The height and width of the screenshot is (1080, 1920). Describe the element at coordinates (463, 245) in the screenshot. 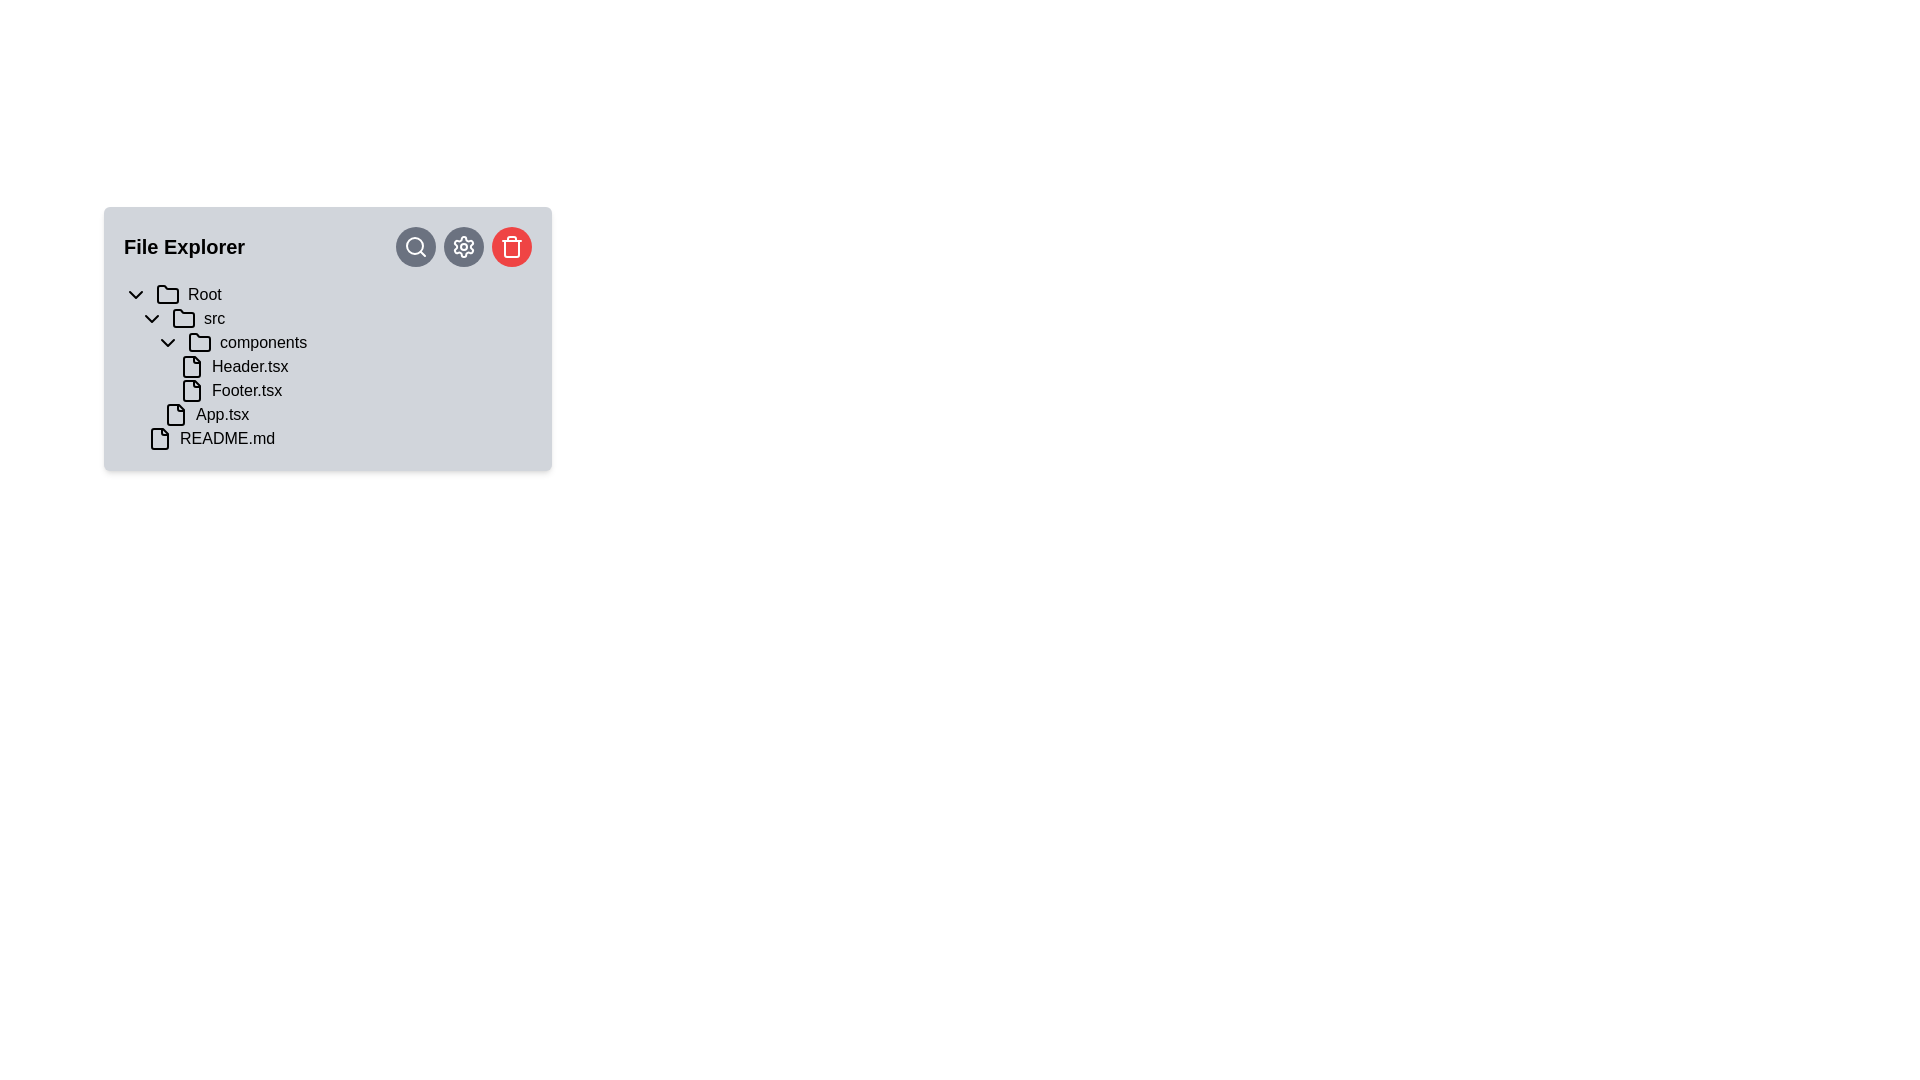

I see `the settings gear icon located at the top-right corner of the 'File Explorer' panel` at that location.